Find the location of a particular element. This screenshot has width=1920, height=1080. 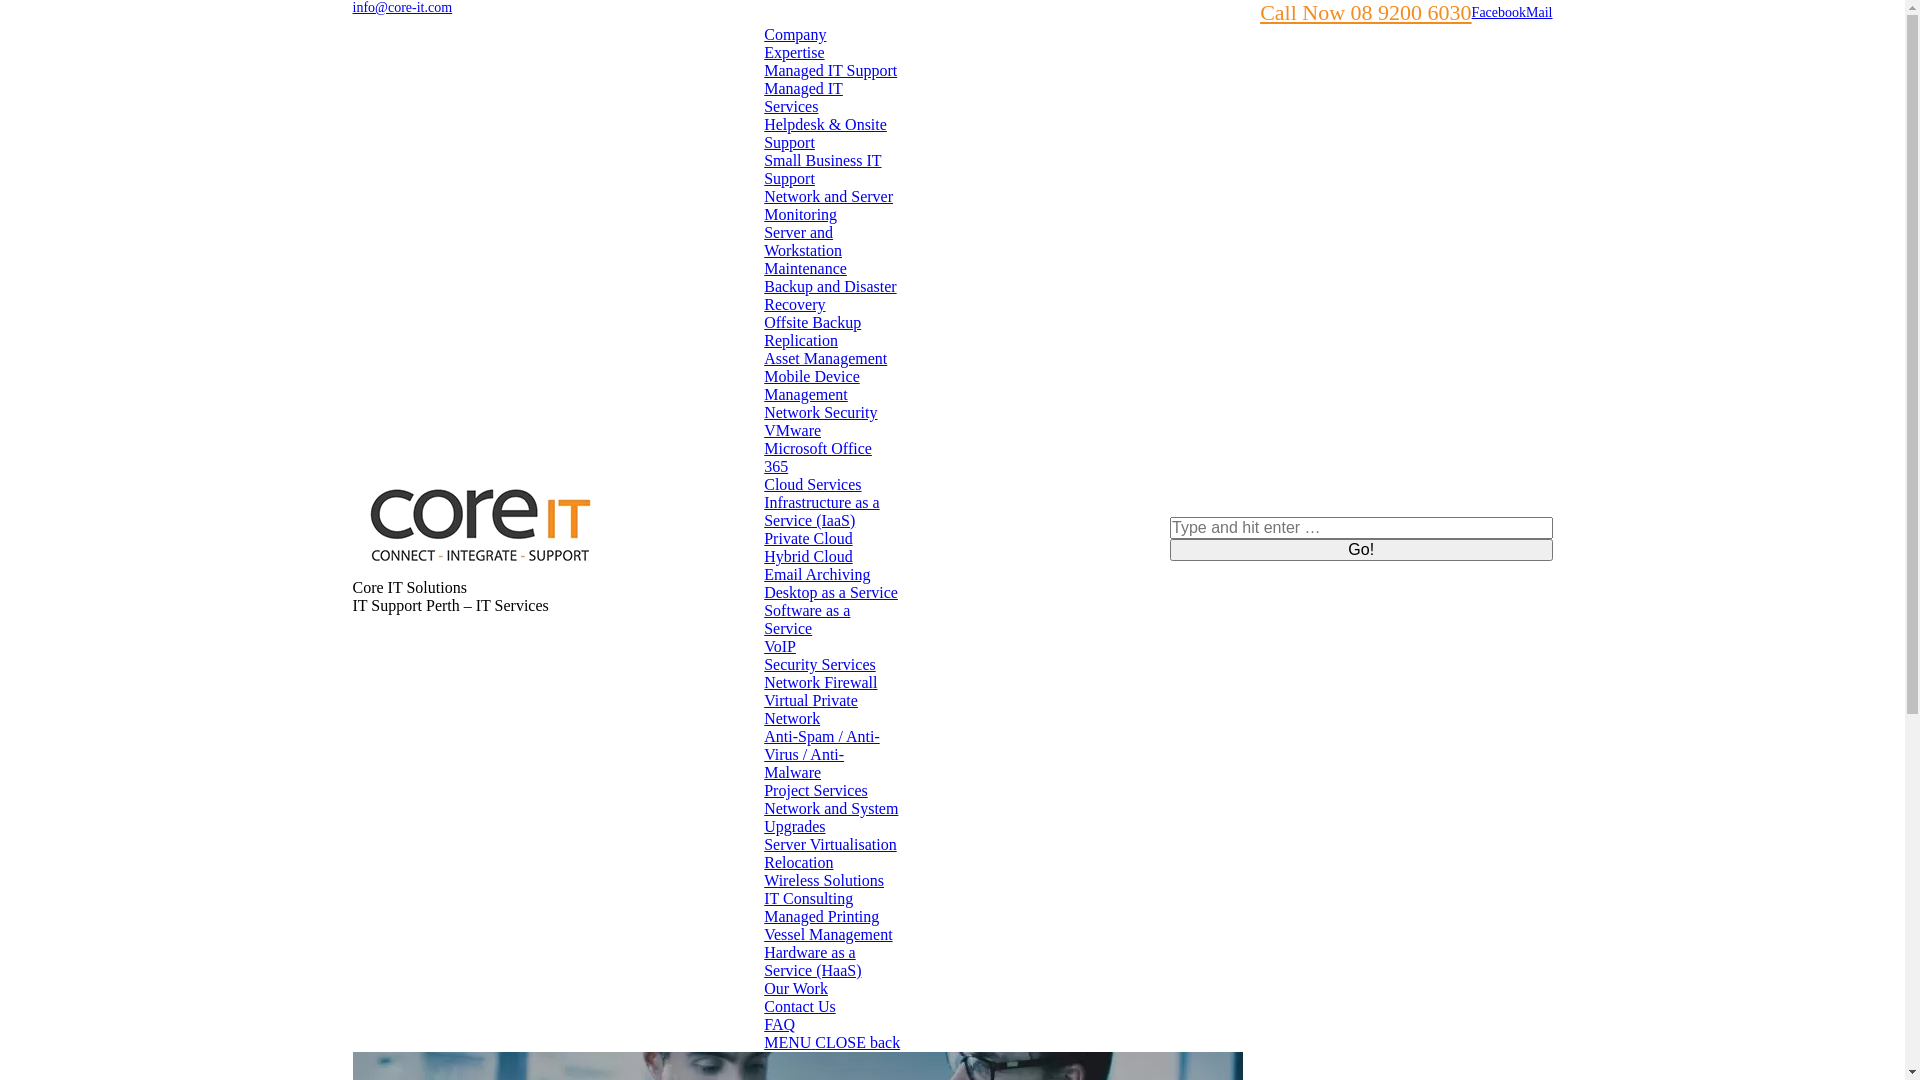

'Network and System Upgrades' is located at coordinates (830, 817).